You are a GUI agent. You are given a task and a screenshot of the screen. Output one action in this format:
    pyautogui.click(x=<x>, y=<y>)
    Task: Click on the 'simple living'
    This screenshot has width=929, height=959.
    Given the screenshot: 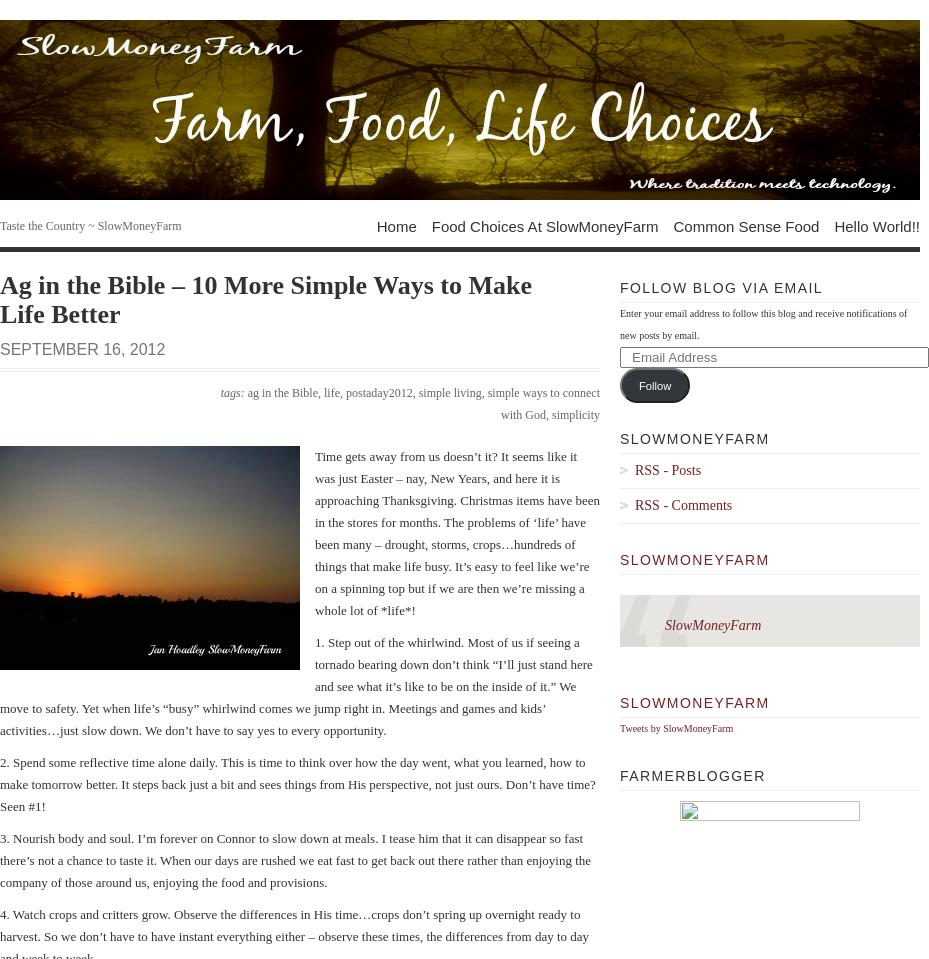 What is the action you would take?
    pyautogui.click(x=448, y=392)
    